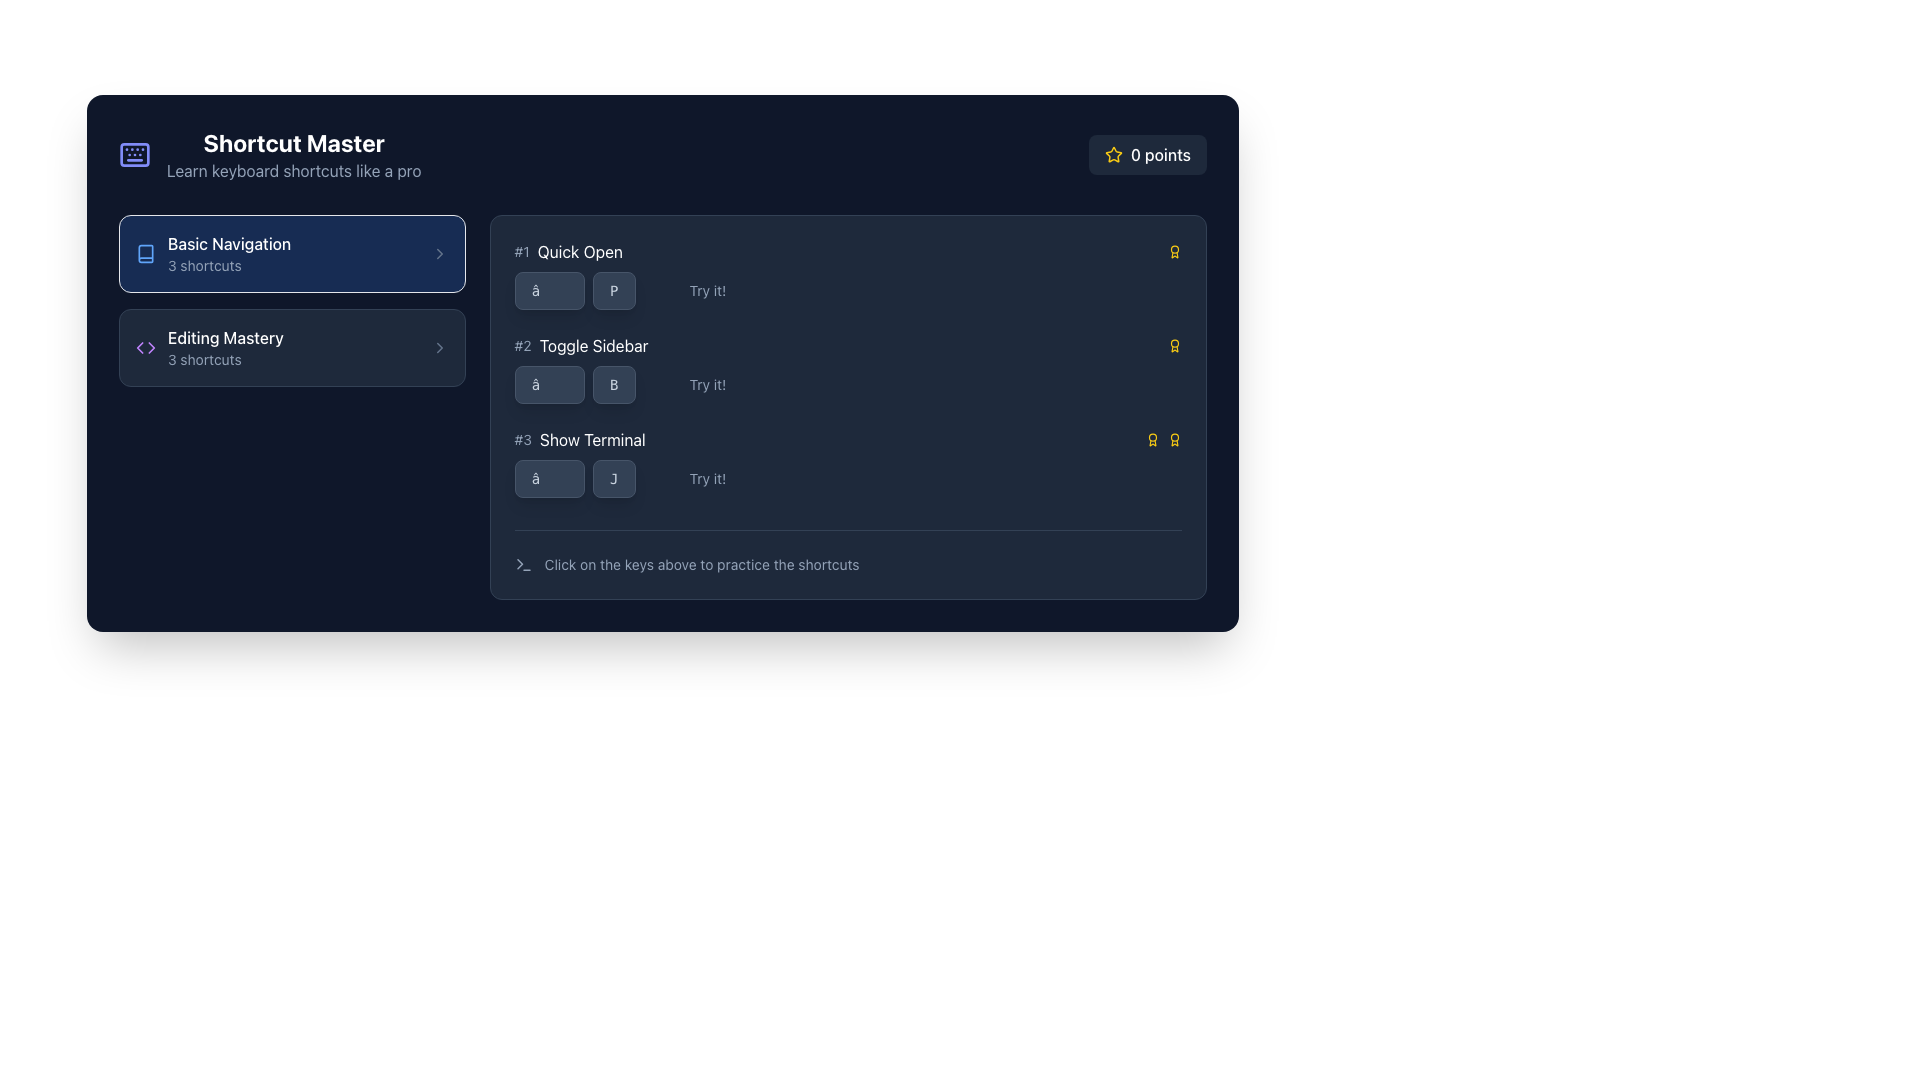  Describe the element at coordinates (848, 462) in the screenshot. I see `the displayed shortcut keys in the third row of the vertical list that includes an interactive button for practicing the shortcuts` at that location.